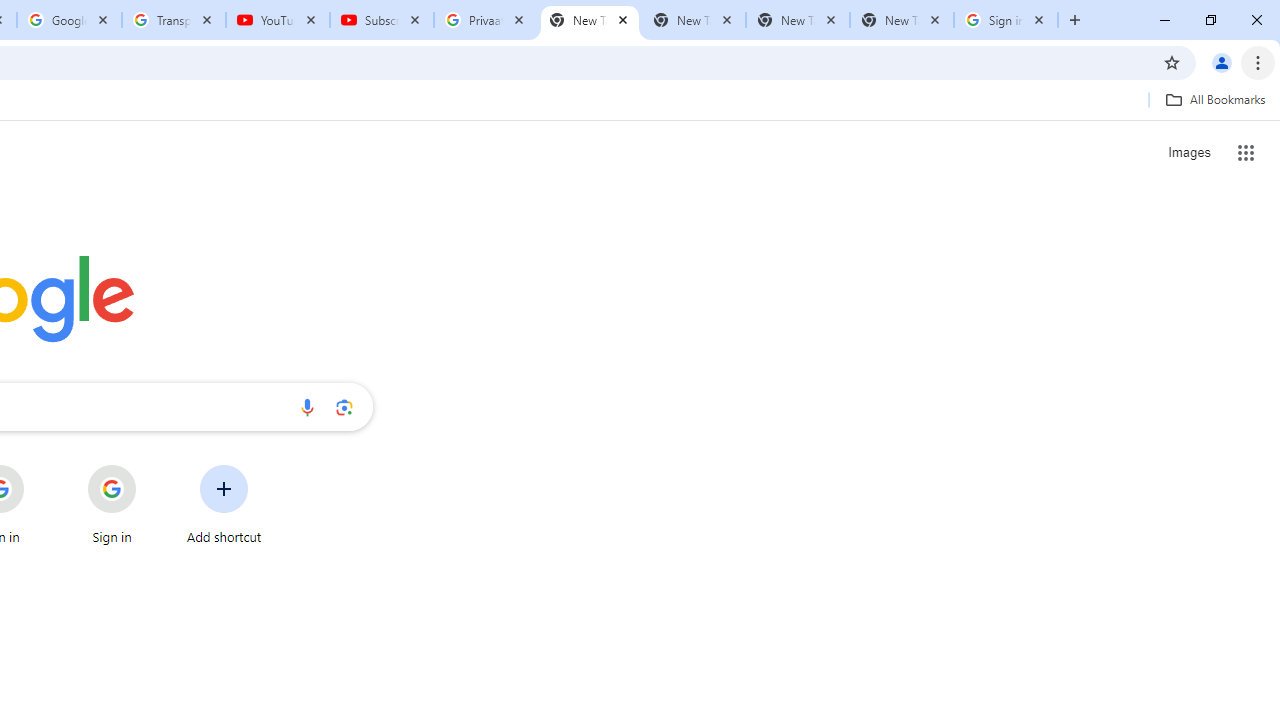  What do you see at coordinates (151, 466) in the screenshot?
I see `'More actions for Sign in shortcut'` at bounding box center [151, 466].